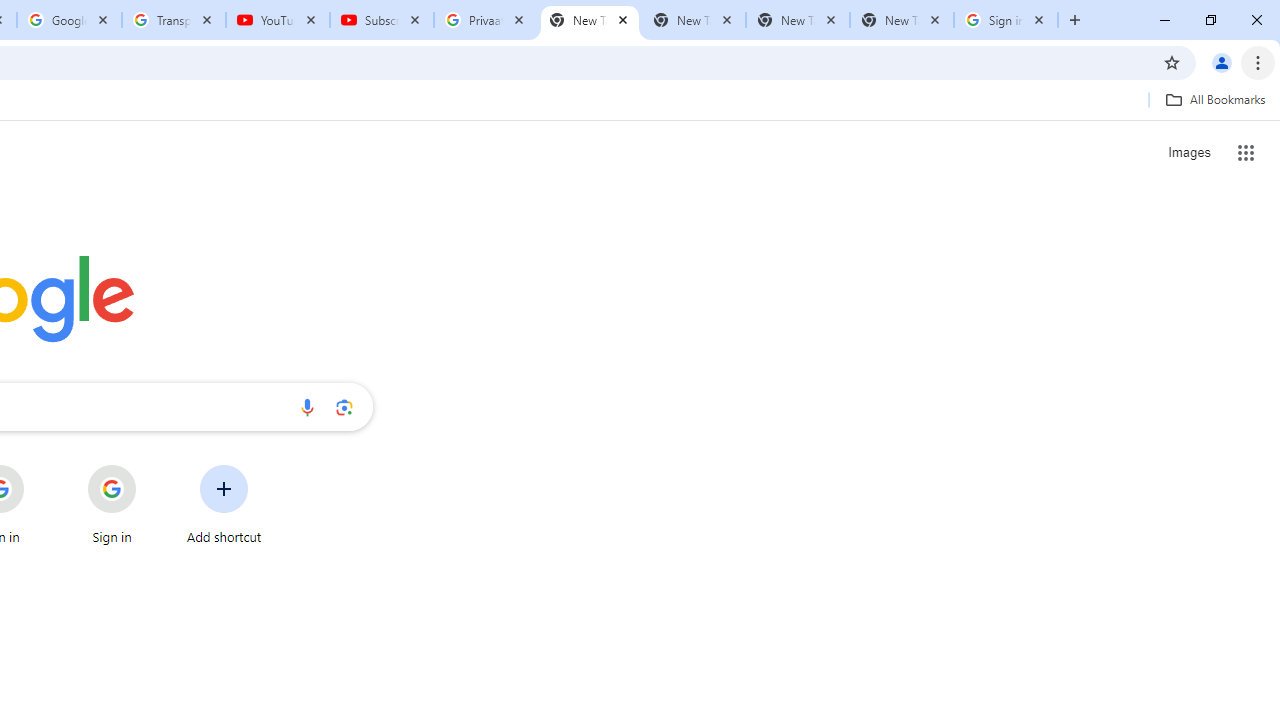  What do you see at coordinates (151, 466) in the screenshot?
I see `'More actions for Sign in shortcut'` at bounding box center [151, 466].